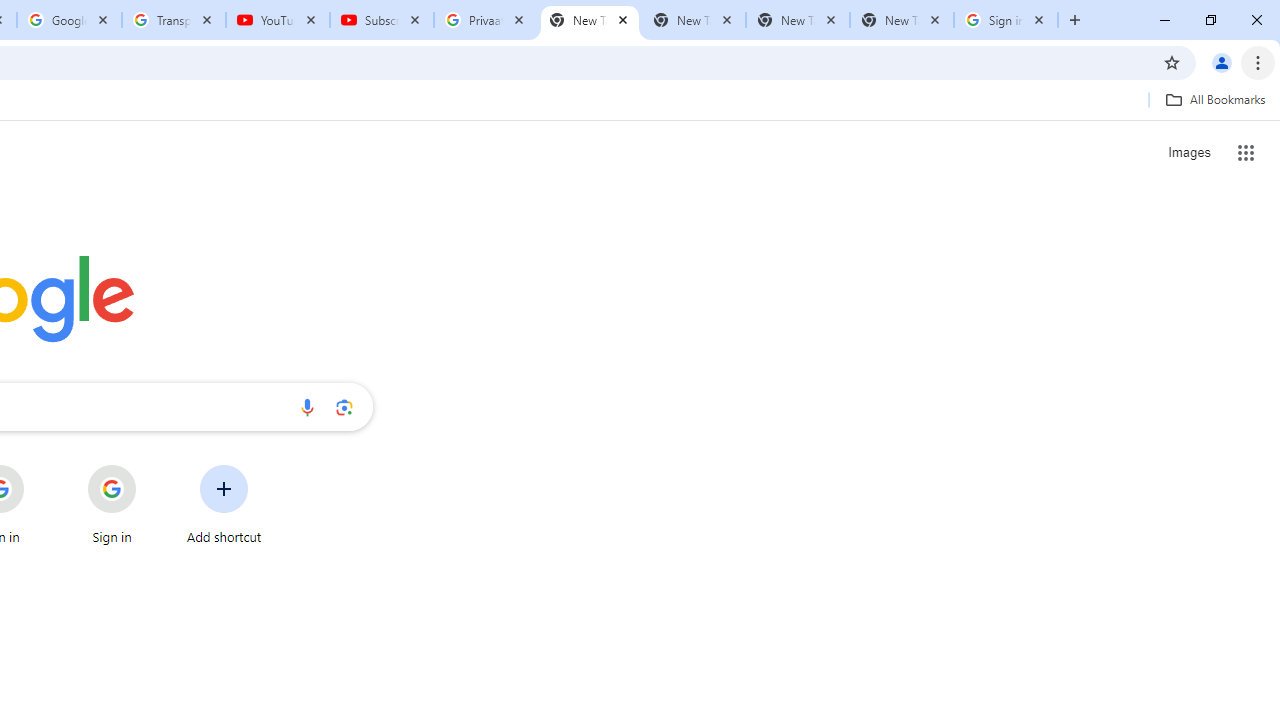  What do you see at coordinates (151, 466) in the screenshot?
I see `'More actions for Sign in shortcut'` at bounding box center [151, 466].